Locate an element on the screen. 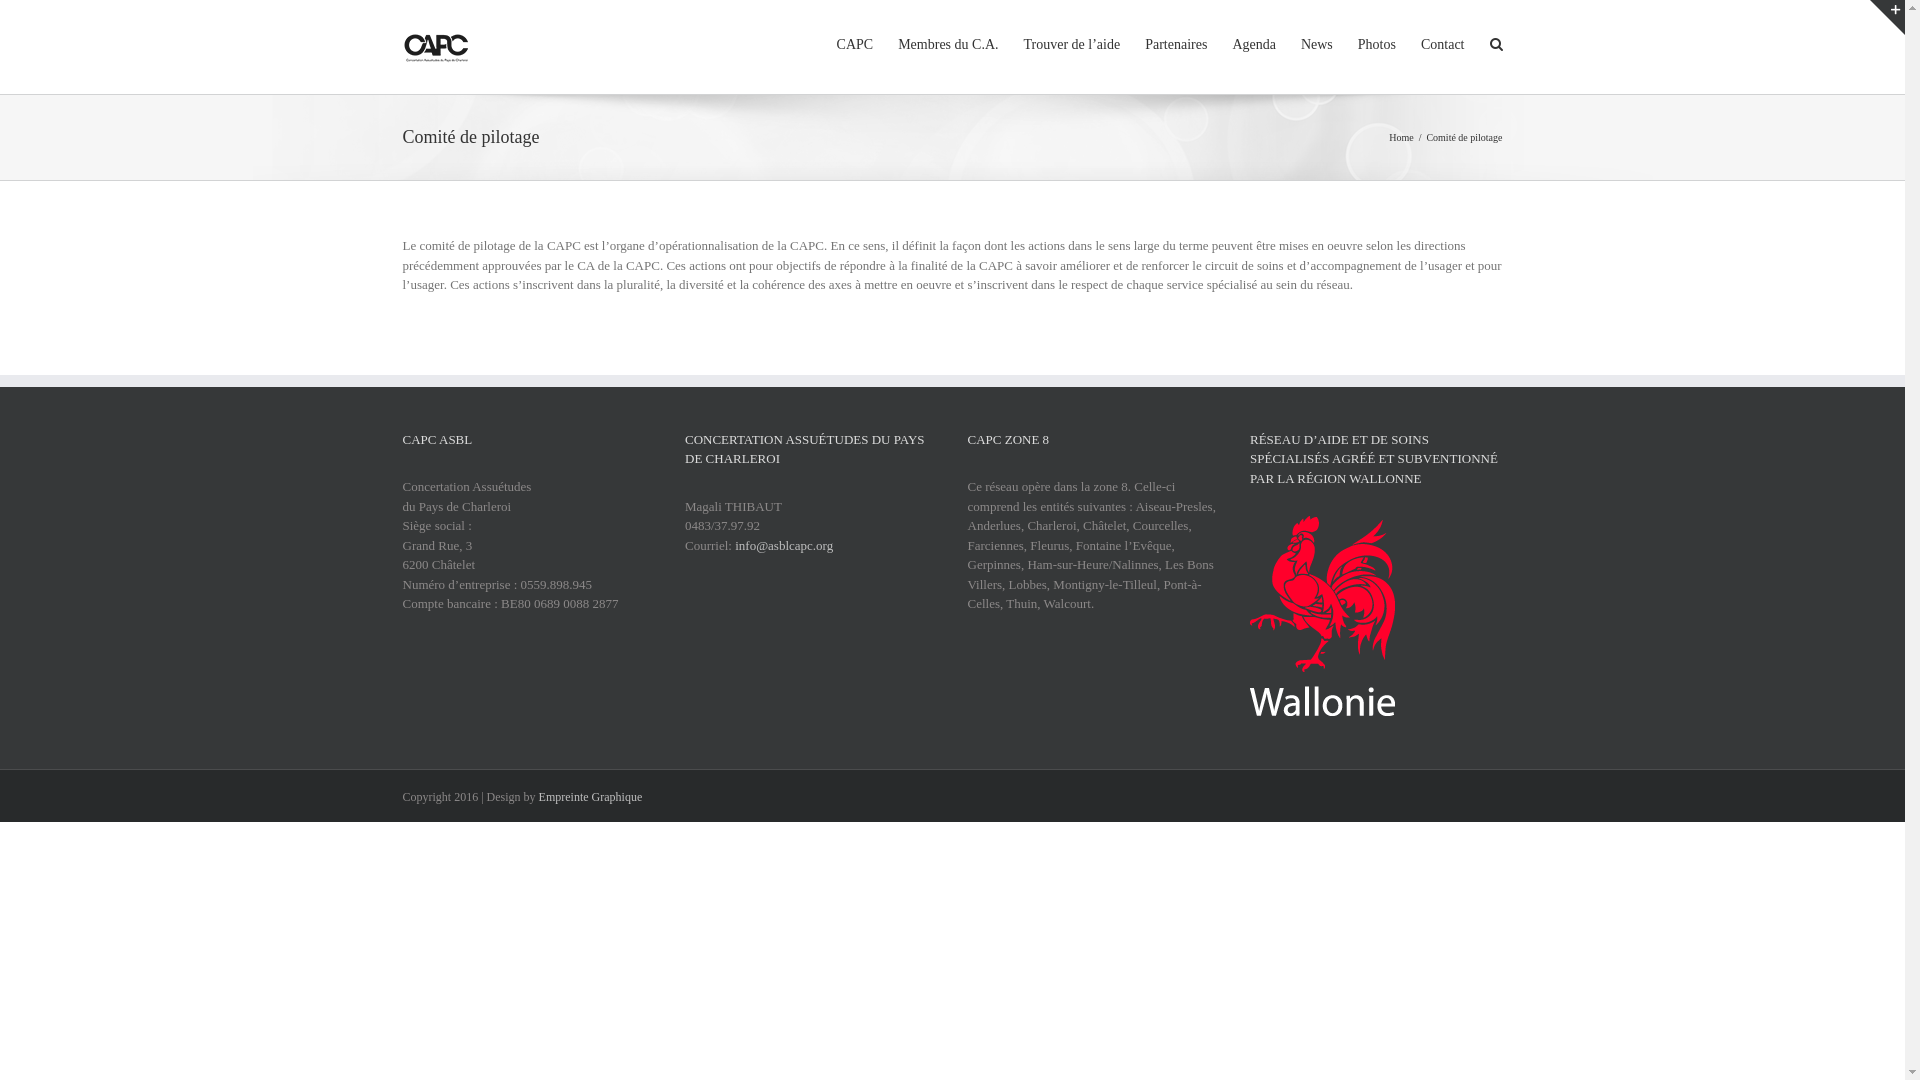 The height and width of the screenshot is (1080, 1920). 'Contact' is located at coordinates (1443, 42).